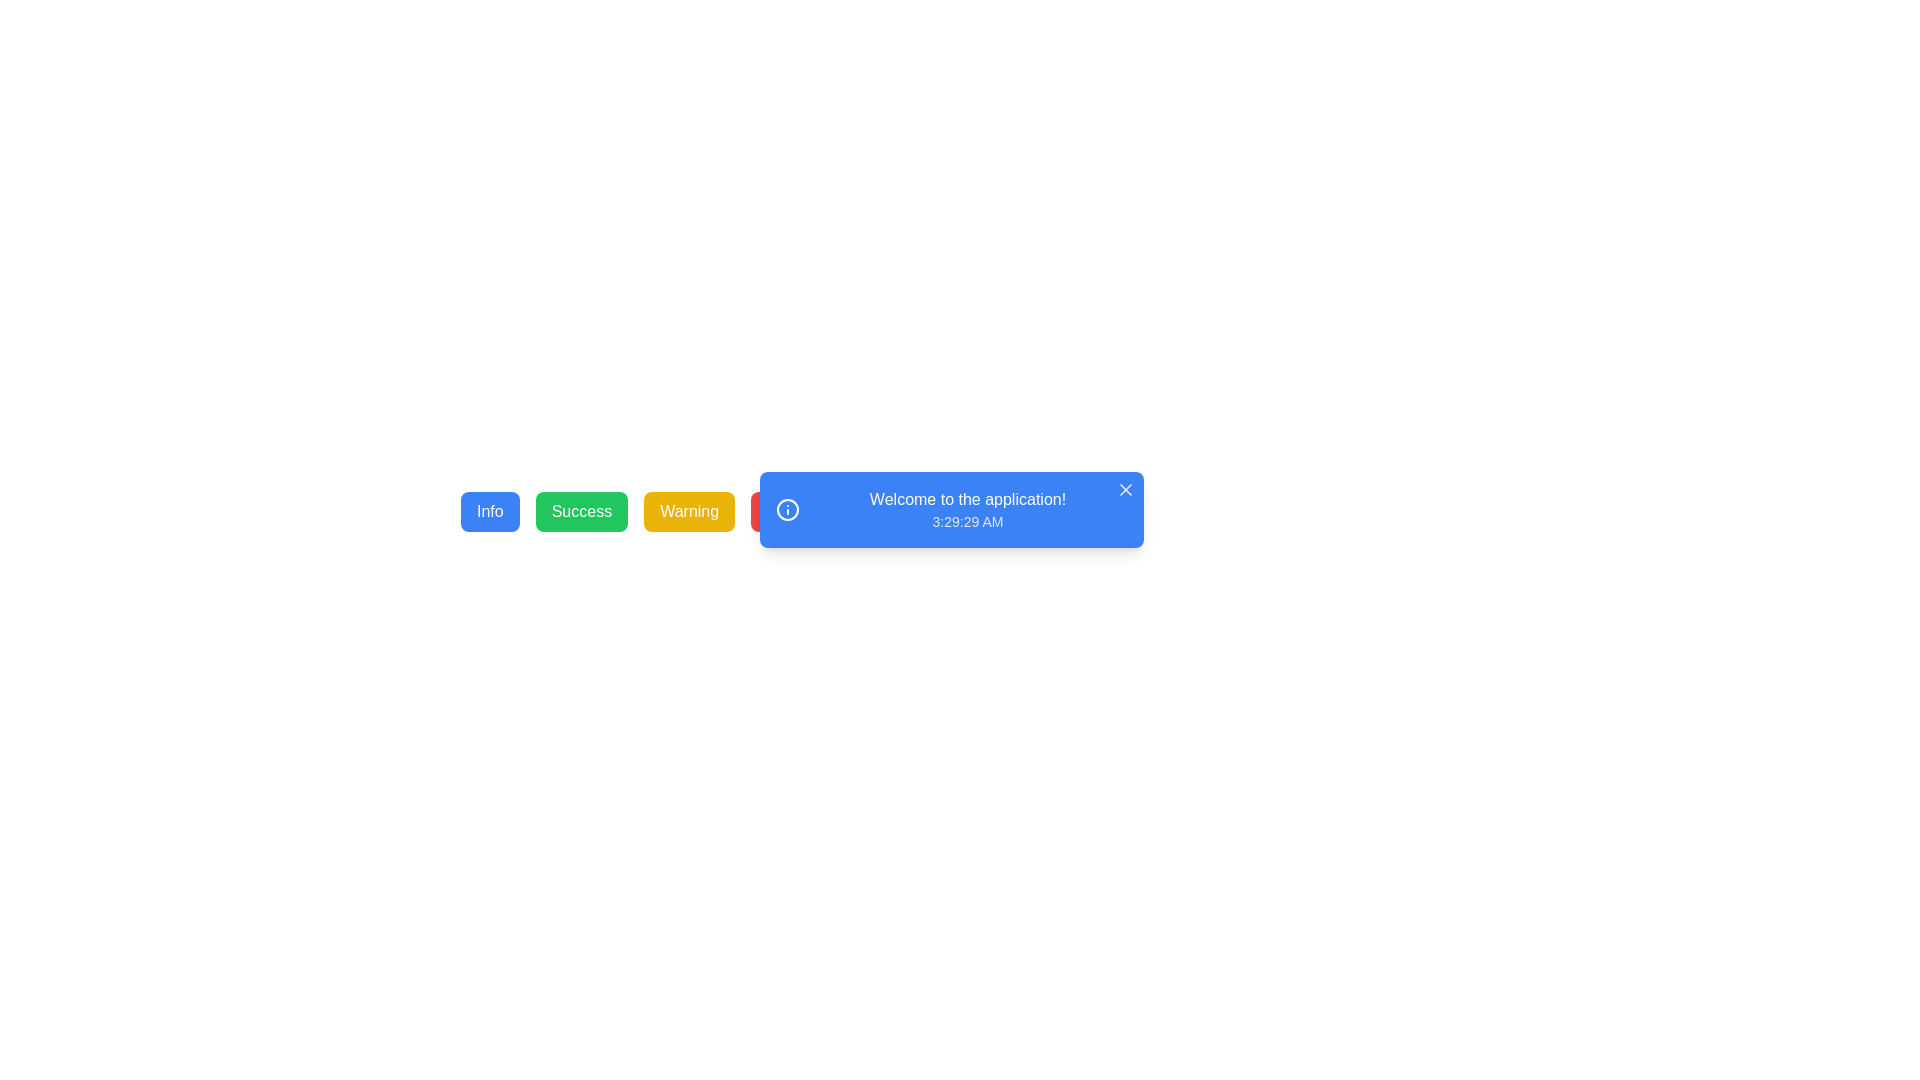 This screenshot has width=1920, height=1080. I want to click on the warning button, which is the third button from the left in a horizontal group of buttons, positioned between the 'Success' and 'Error' buttons, so click(689, 511).